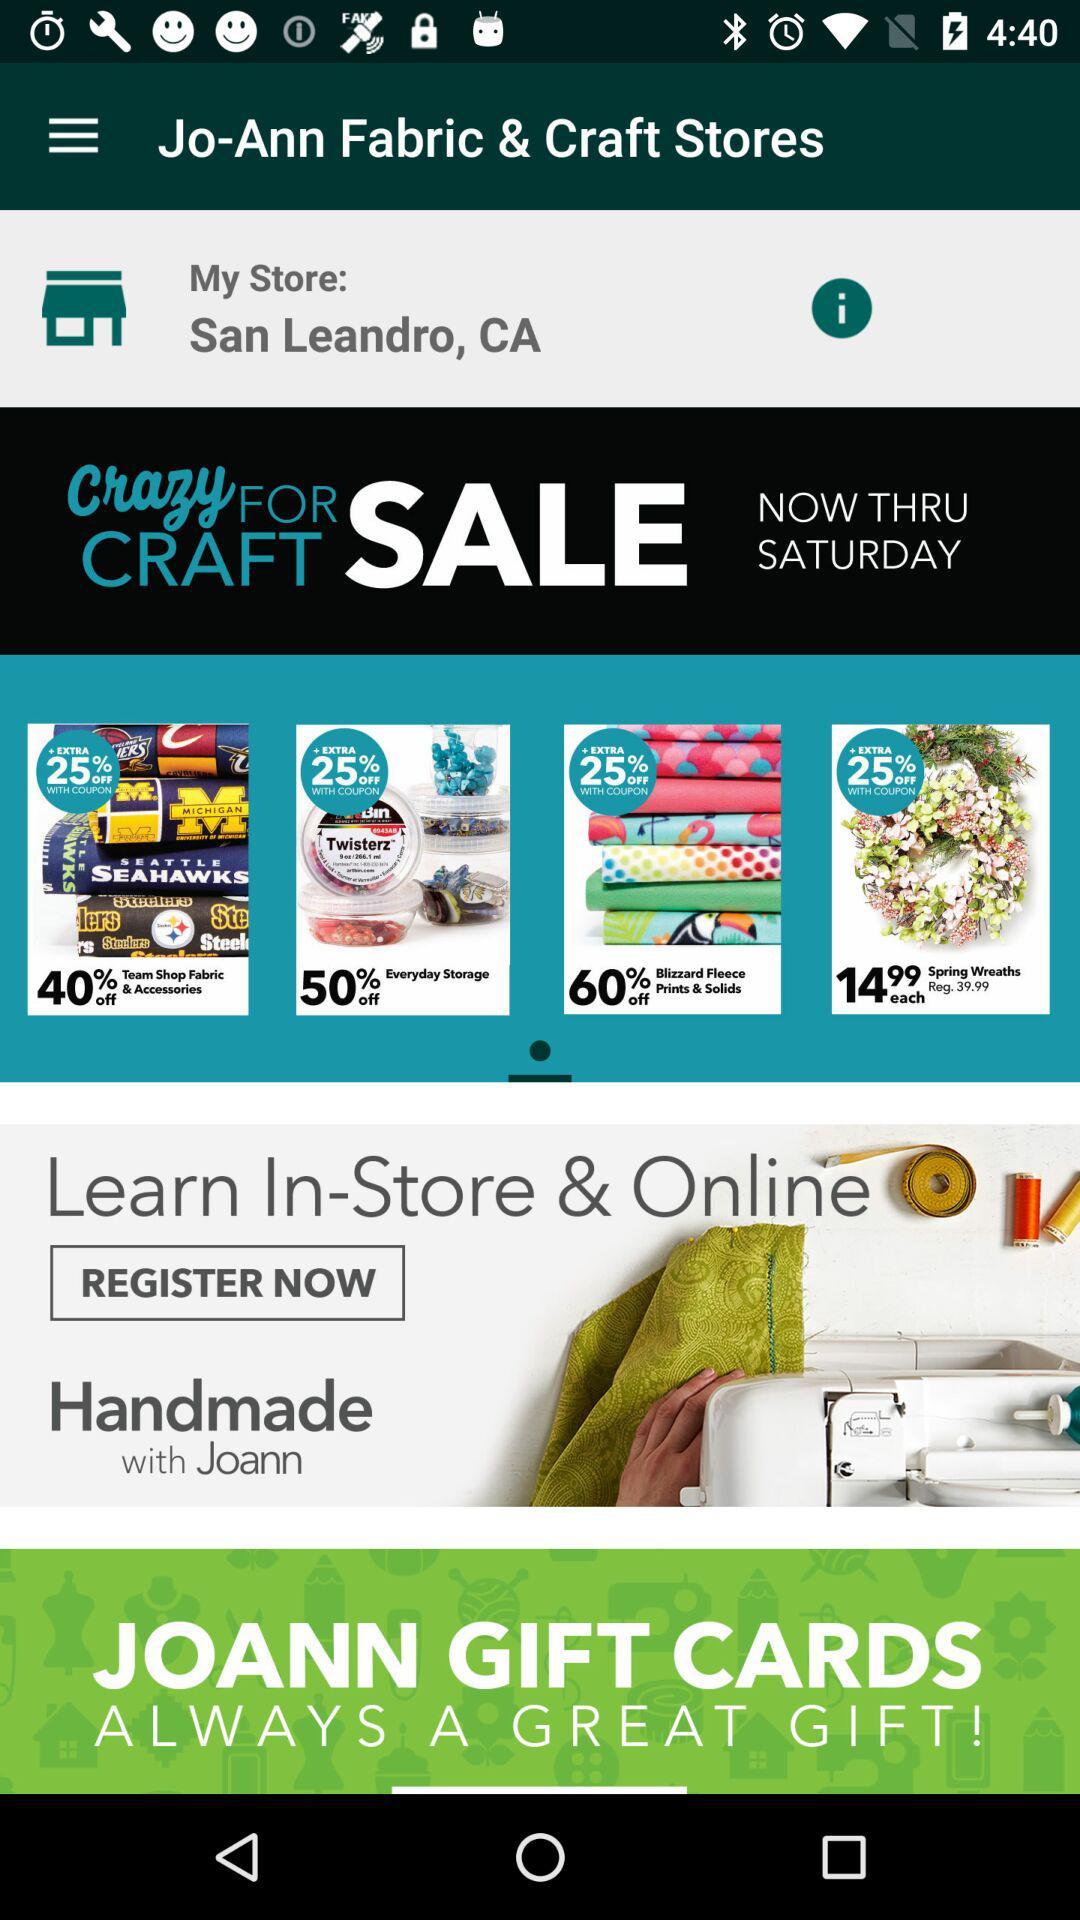 The height and width of the screenshot is (1920, 1080). I want to click on the icon next to jo ann fabric, so click(72, 135).